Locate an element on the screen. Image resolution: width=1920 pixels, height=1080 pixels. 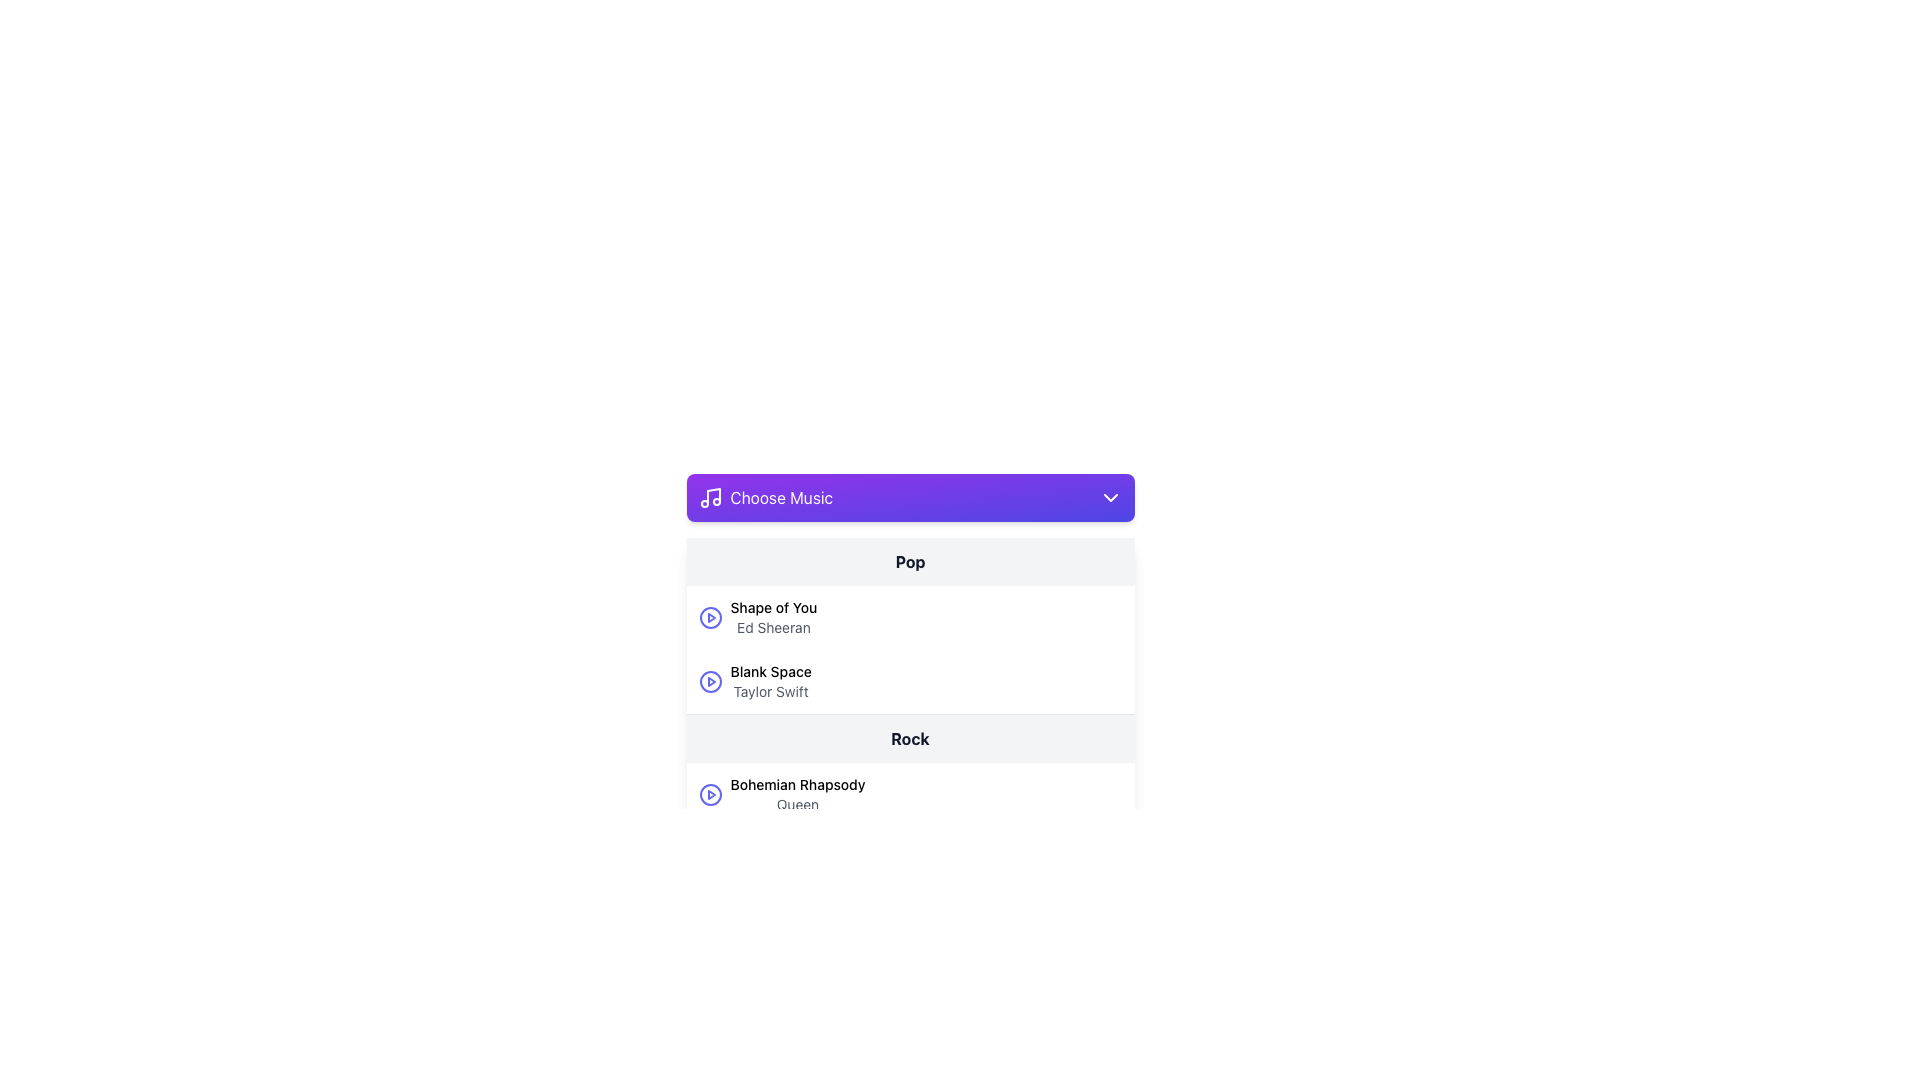
the circular play button with a blue outline next to 'Bohemian Rhapsody' is located at coordinates (710, 793).